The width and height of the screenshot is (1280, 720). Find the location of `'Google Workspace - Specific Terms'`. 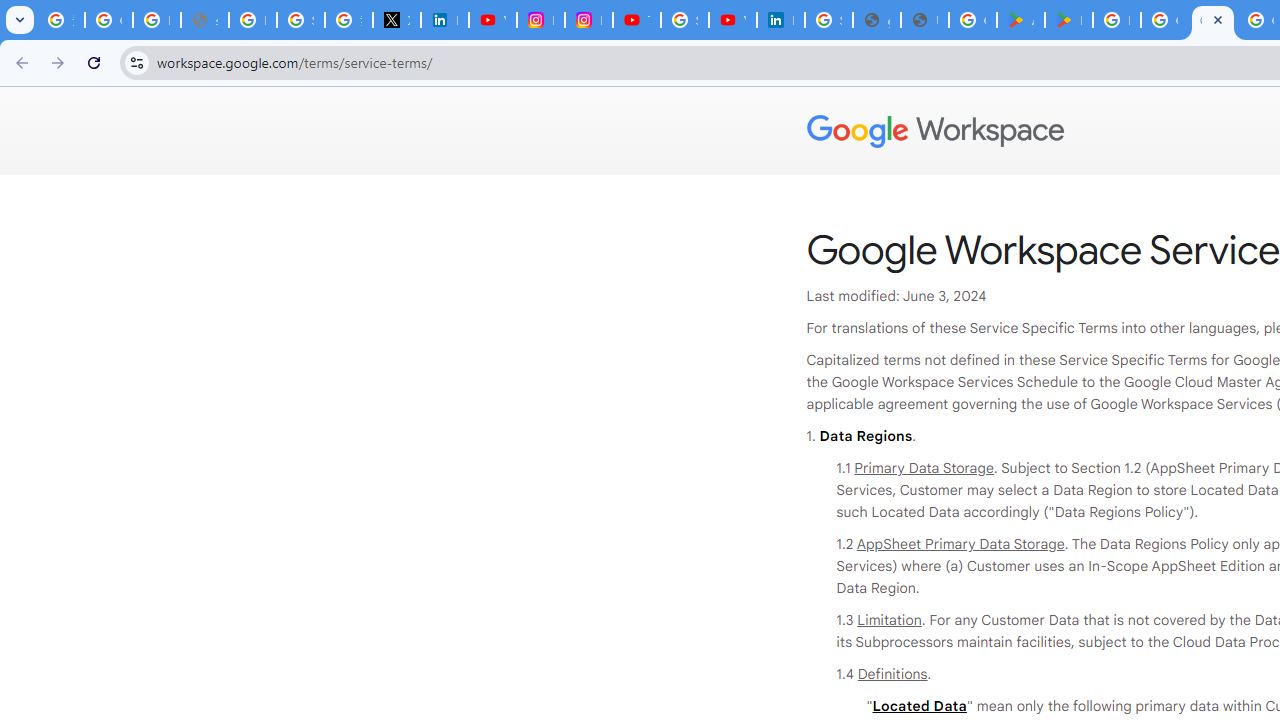

'Google Workspace - Specific Terms' is located at coordinates (1211, 20).